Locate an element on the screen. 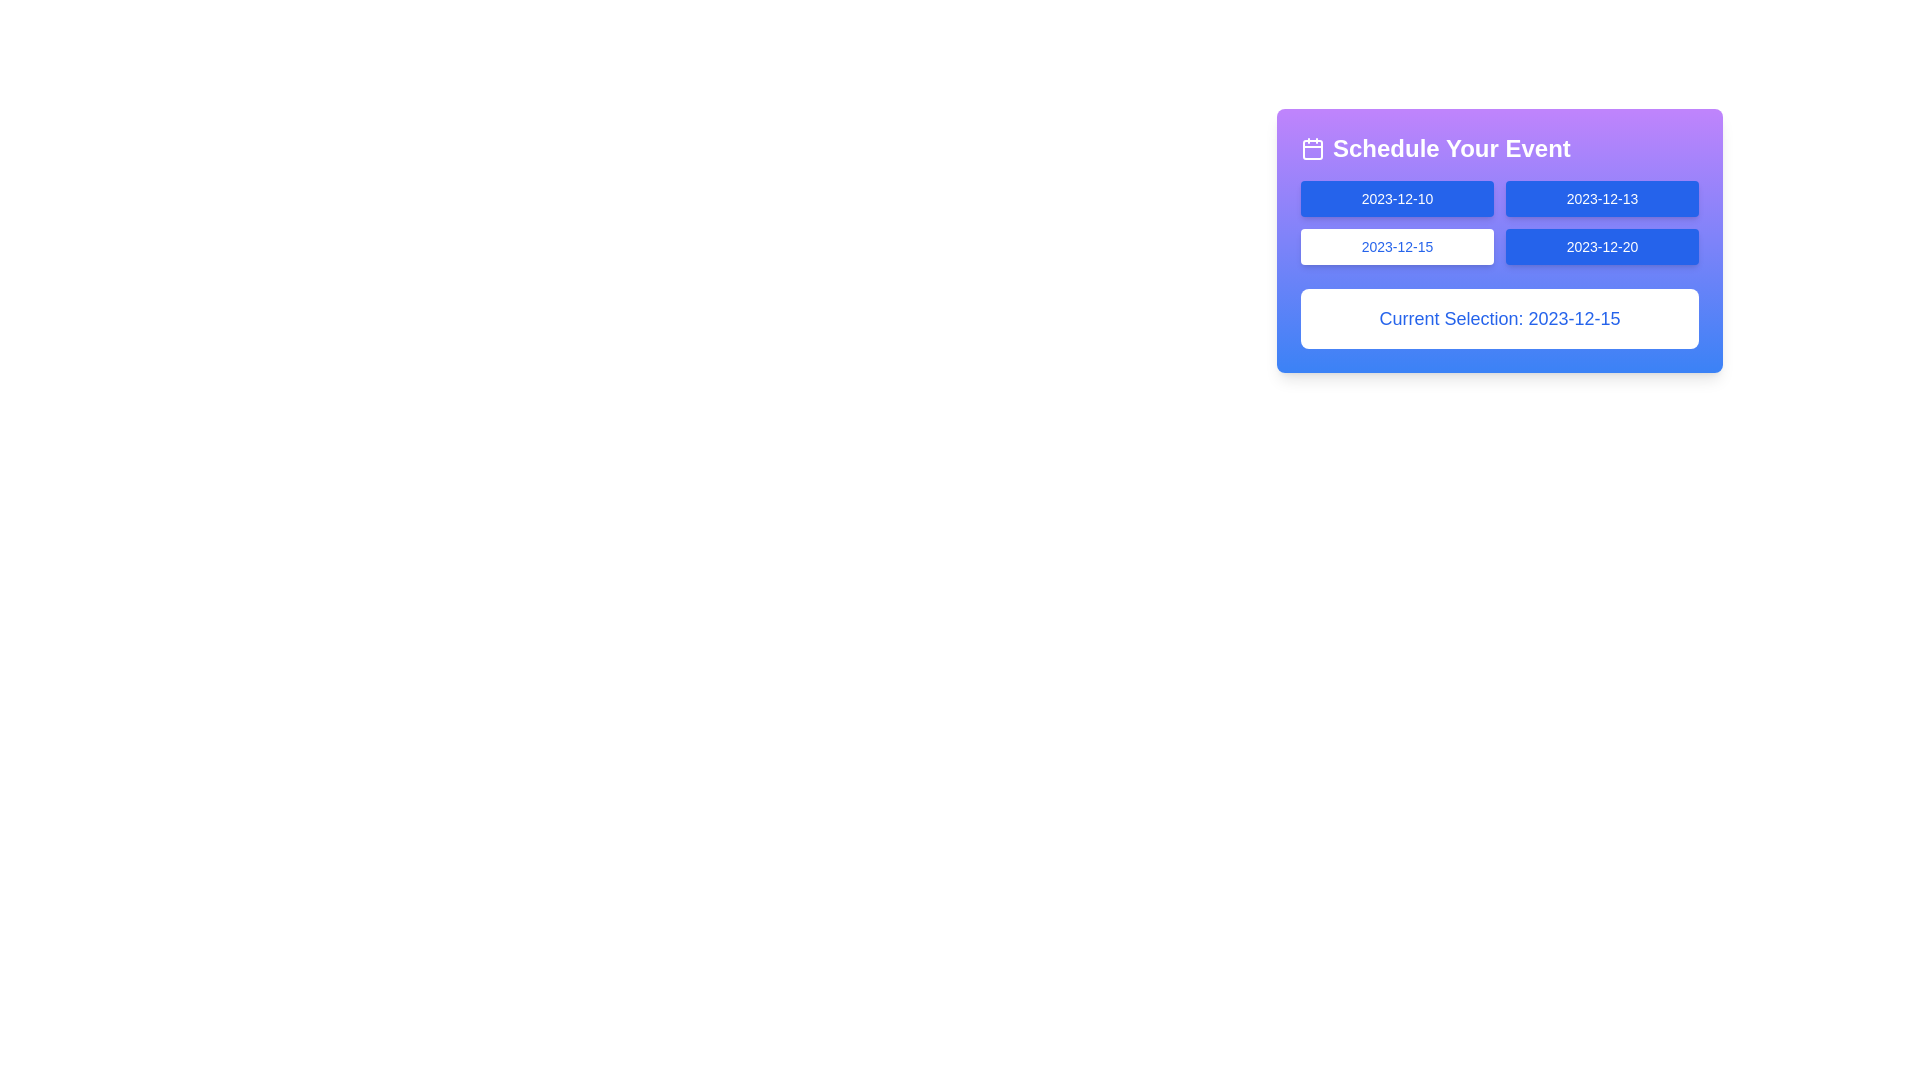 The image size is (1920, 1080). the text label that displays the currently selected date, which is a read-only indicator for the user, located below the date selection buttons within the card is located at coordinates (1499, 318).